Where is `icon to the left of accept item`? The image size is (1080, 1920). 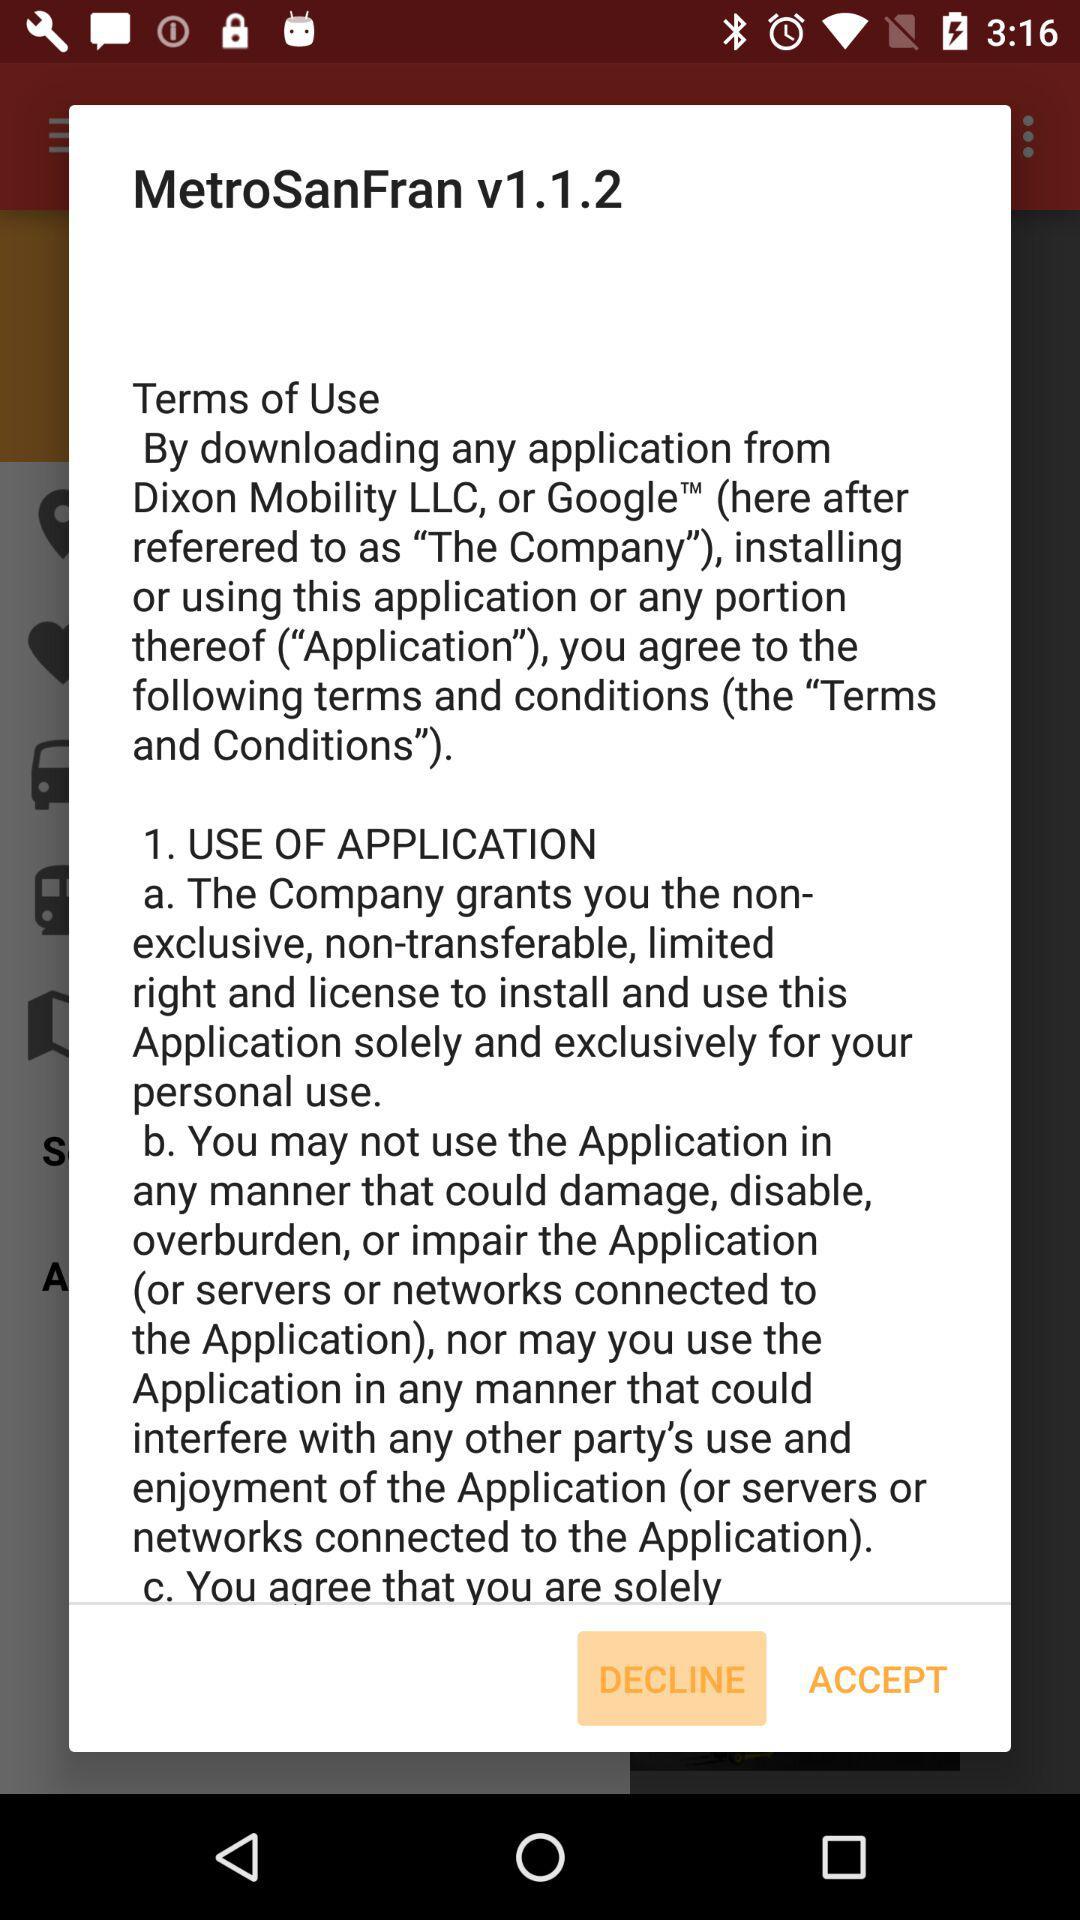 icon to the left of accept item is located at coordinates (671, 1678).